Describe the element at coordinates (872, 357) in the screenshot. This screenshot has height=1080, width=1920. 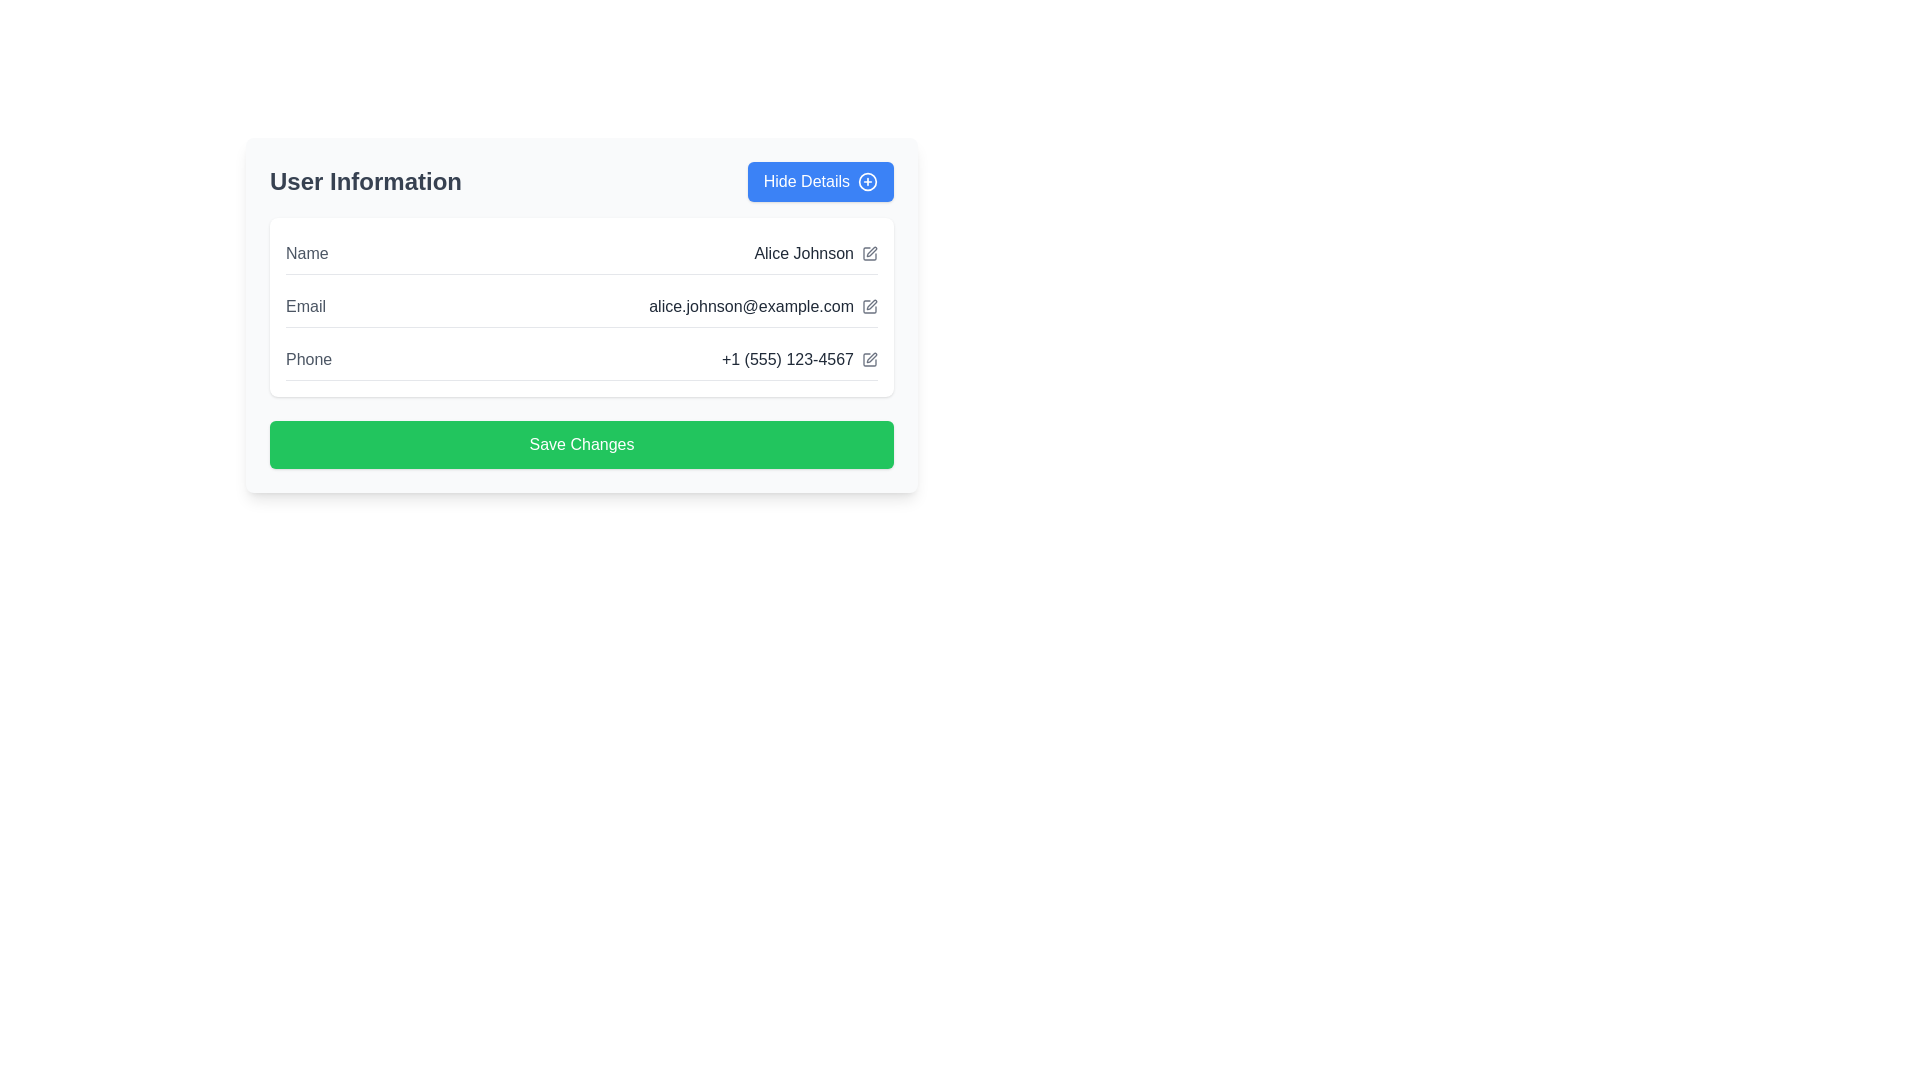
I see `the edit icon resembling a pen located in the third row of the user details section next to the phone number` at that location.